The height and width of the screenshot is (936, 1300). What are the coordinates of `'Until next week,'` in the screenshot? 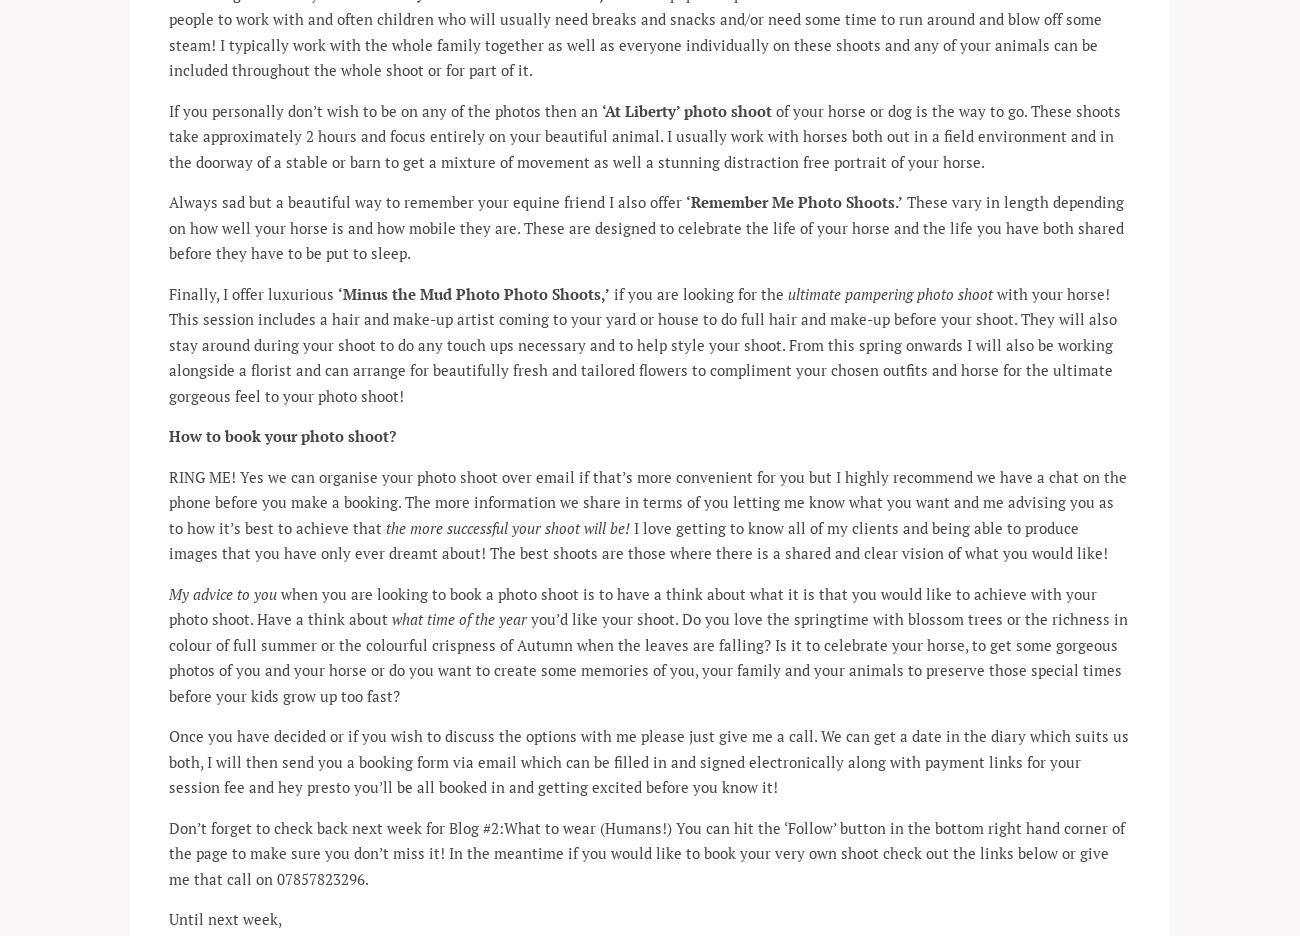 It's located at (224, 918).